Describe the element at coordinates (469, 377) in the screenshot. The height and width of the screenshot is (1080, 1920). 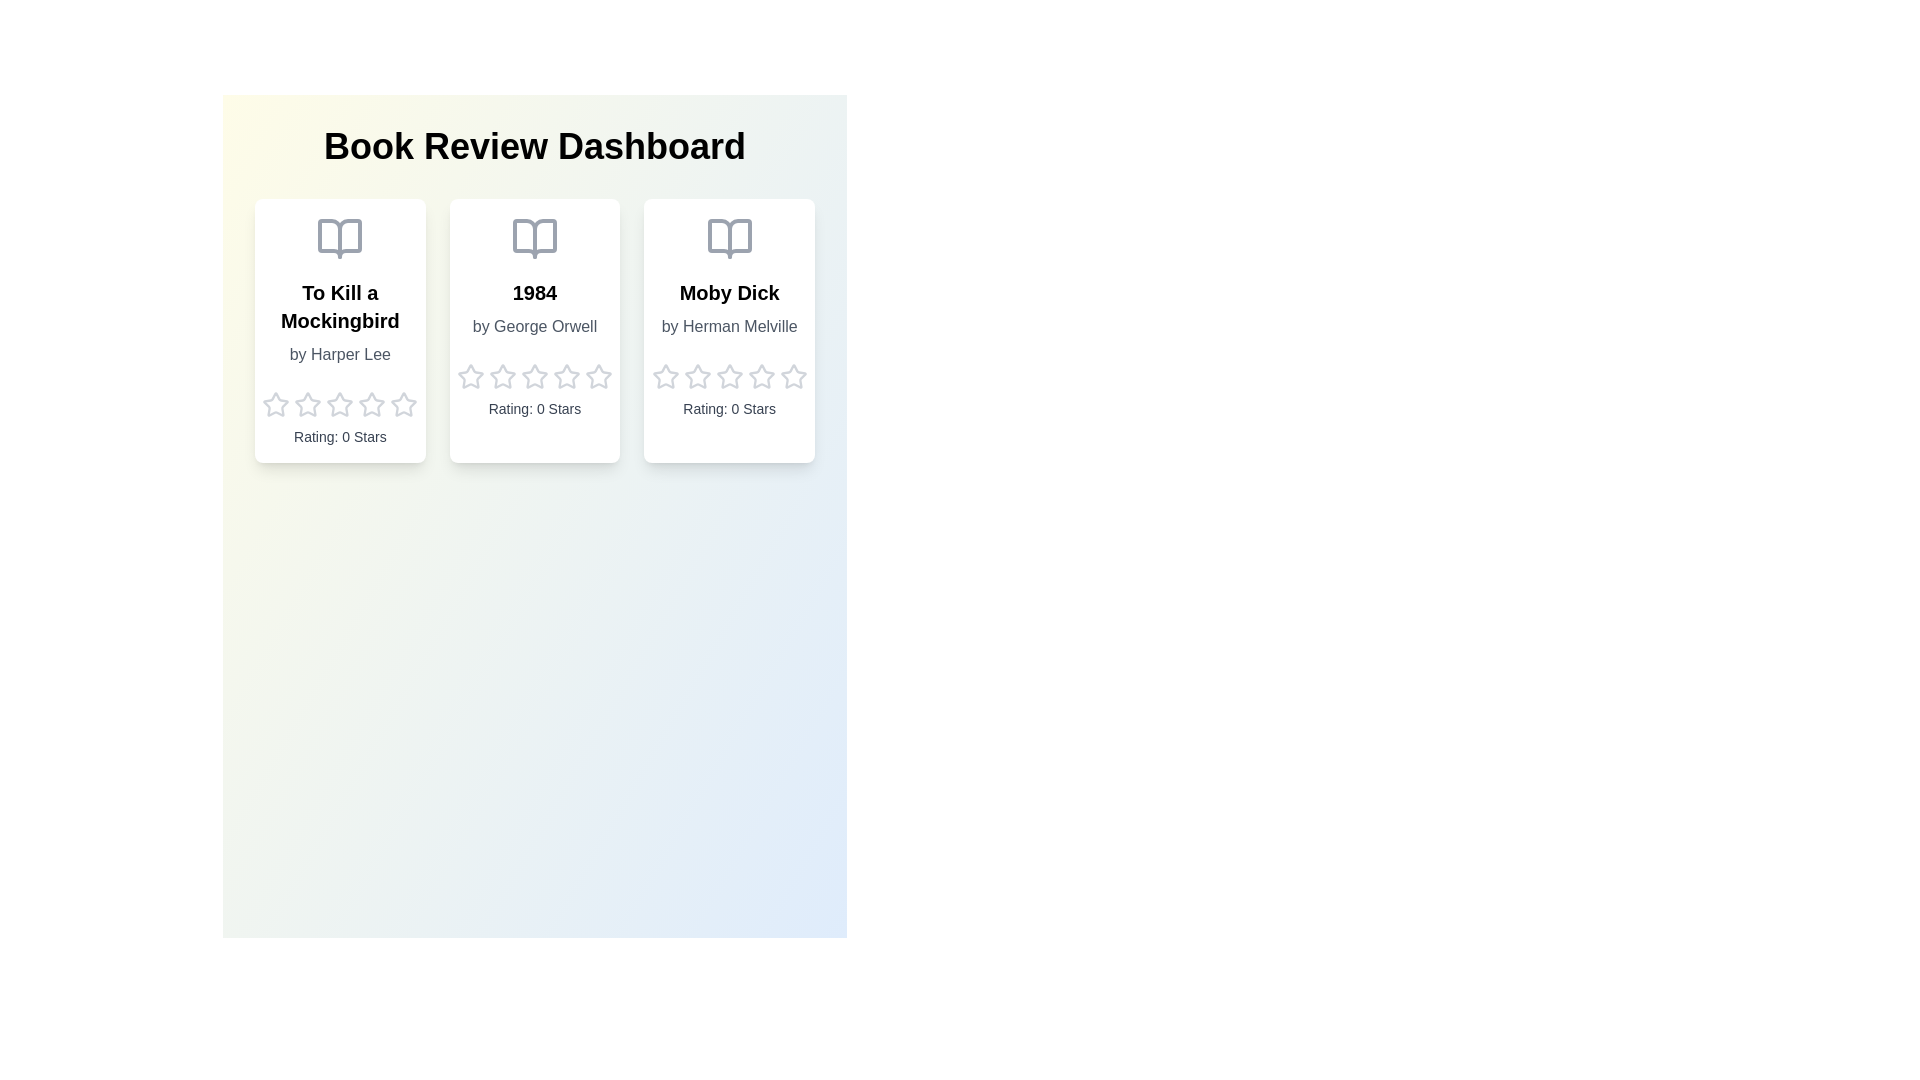
I see `the star icon corresponding to the rating 1 for the book 2` at that location.